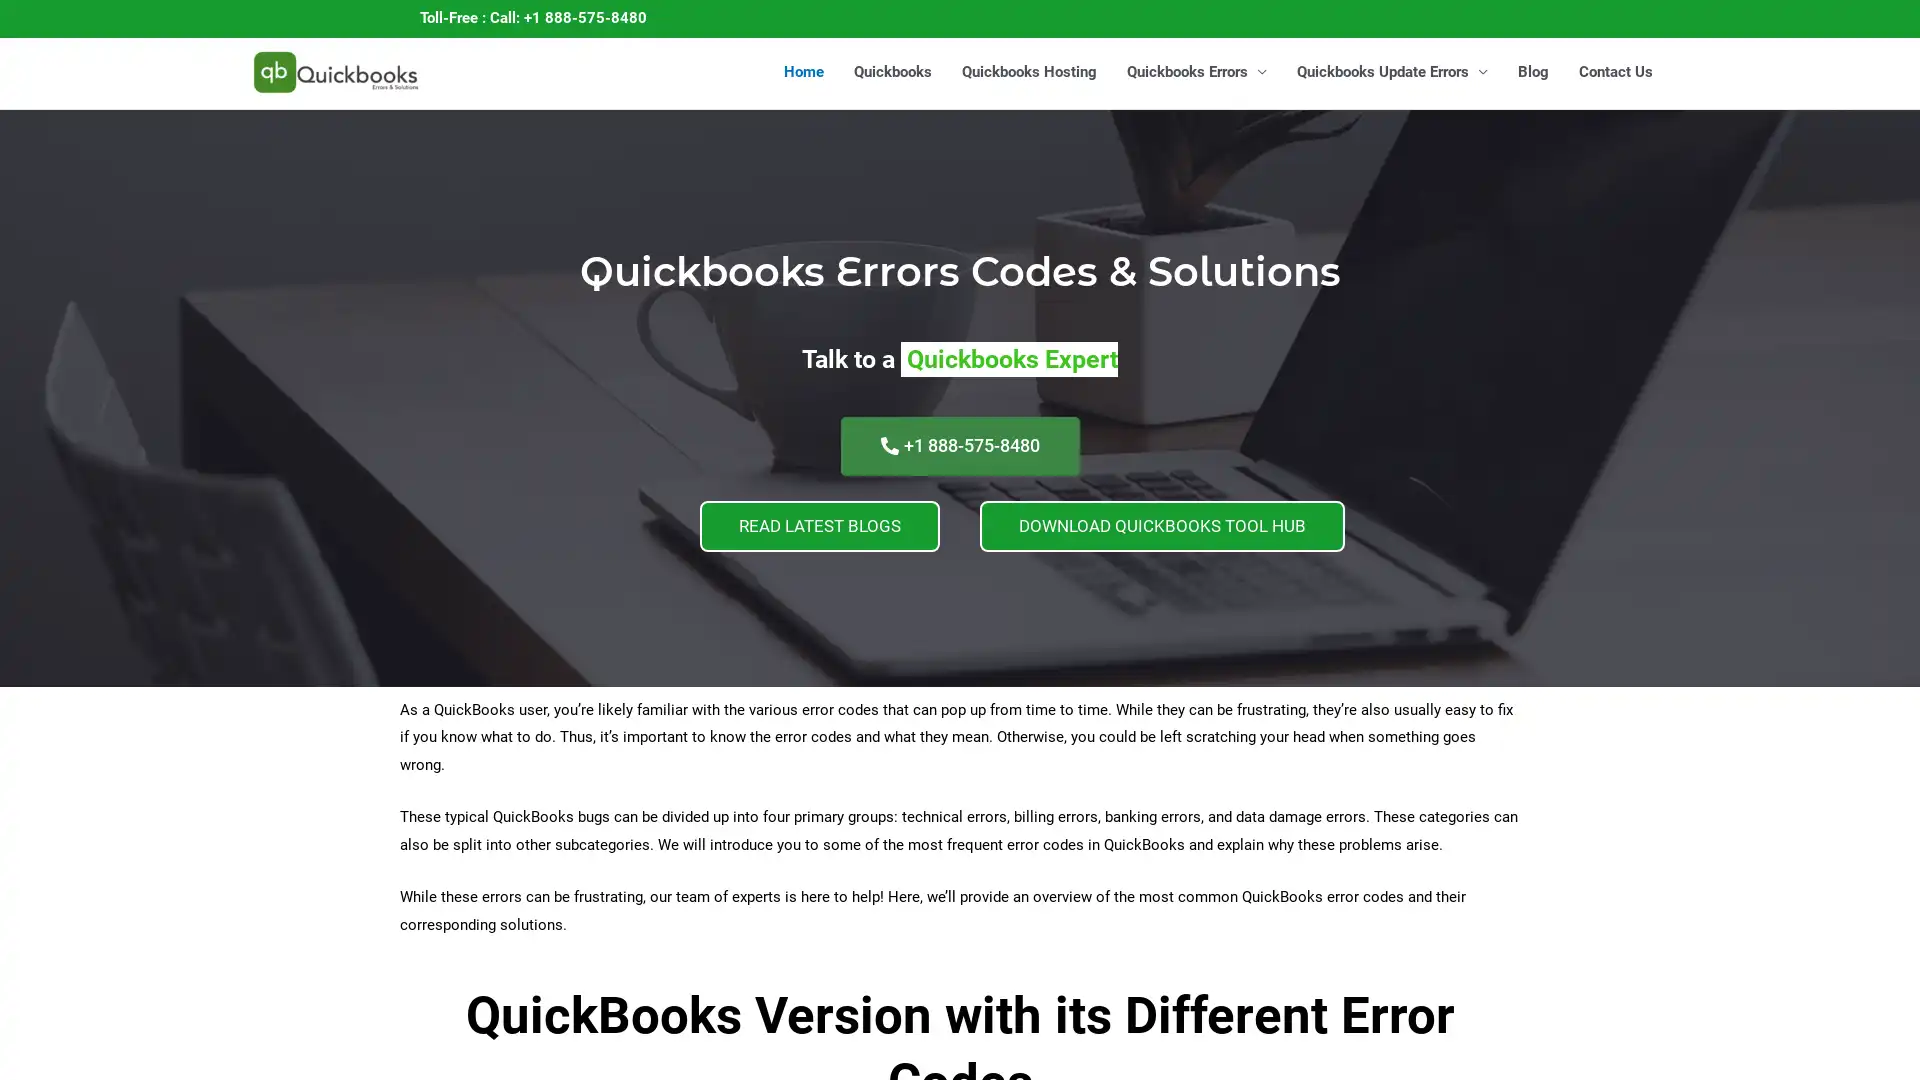 The width and height of the screenshot is (1920, 1080). What do you see at coordinates (1162, 524) in the screenshot?
I see `DOWNLOAD QUICKBOOKS TOOL HUB` at bounding box center [1162, 524].